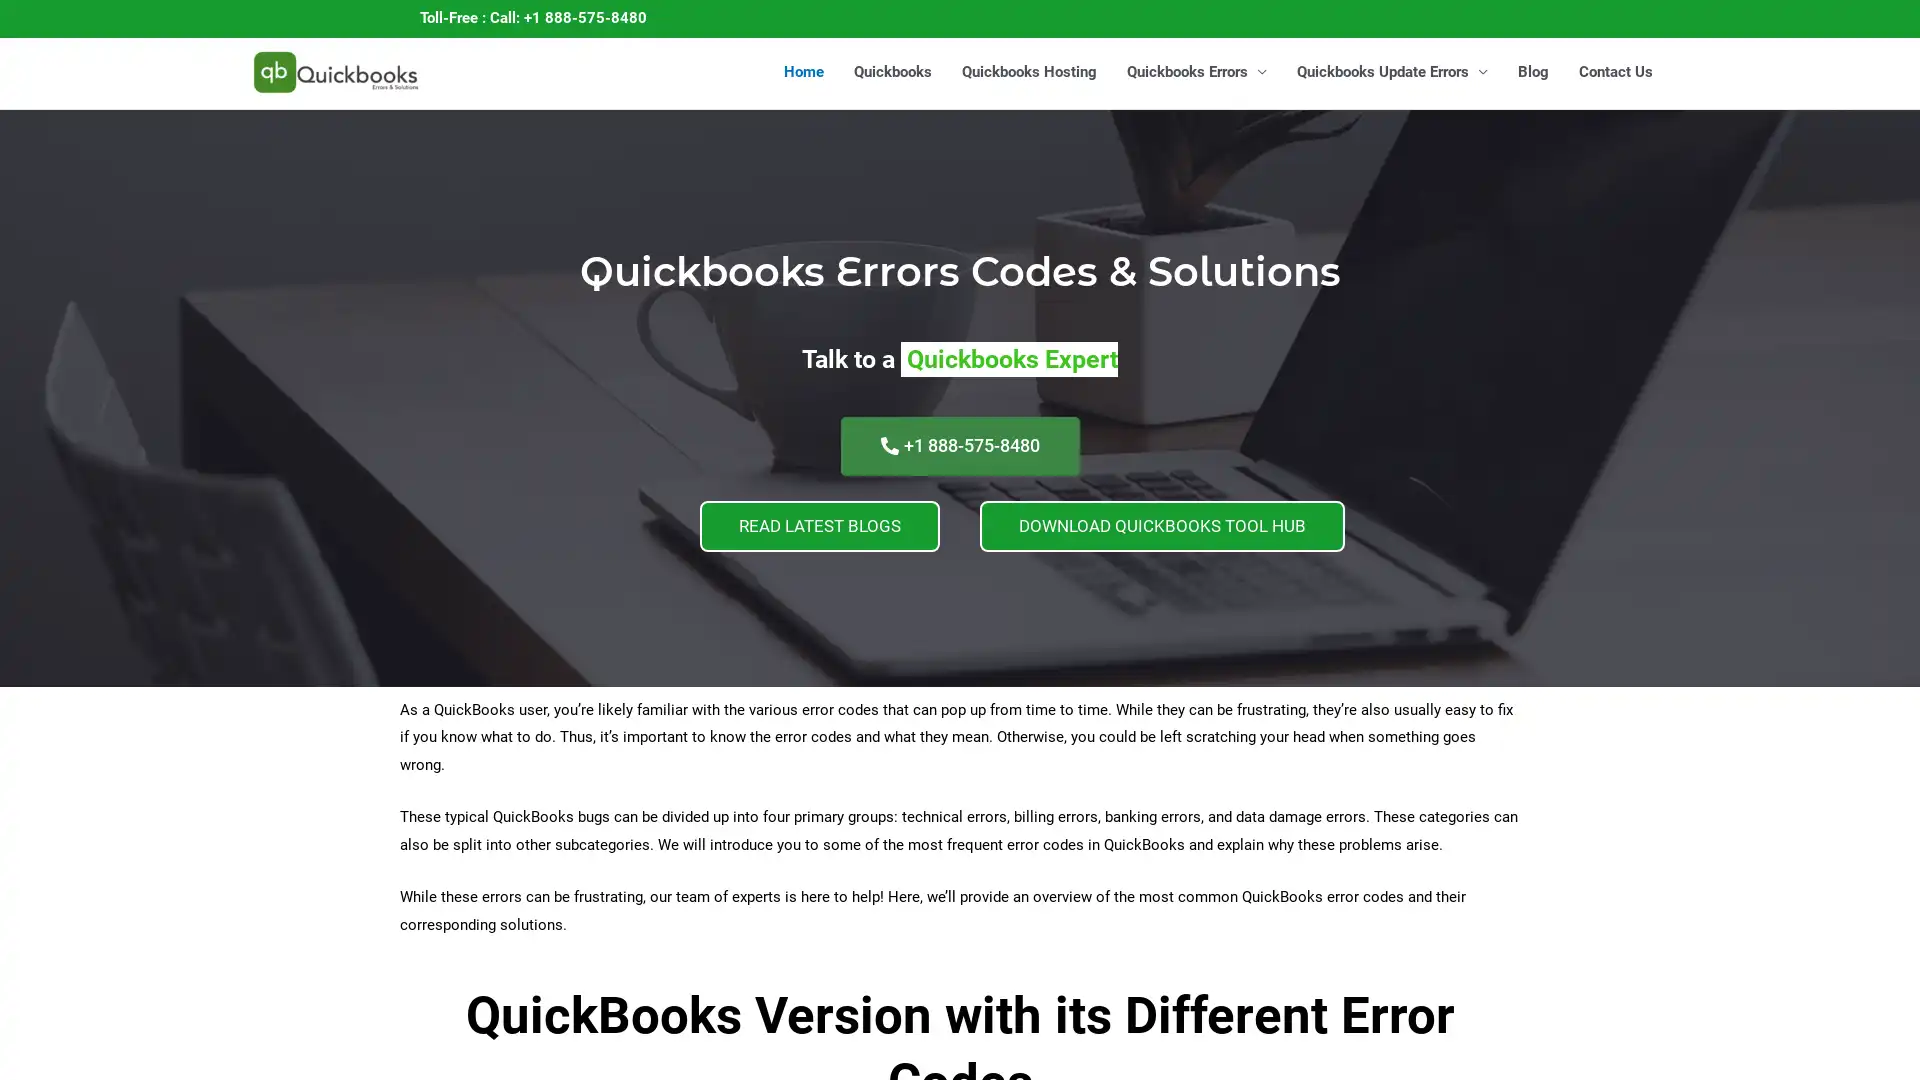 The width and height of the screenshot is (1920, 1080). What do you see at coordinates (1162, 524) in the screenshot?
I see `DOWNLOAD QUICKBOOKS TOOL HUB` at bounding box center [1162, 524].